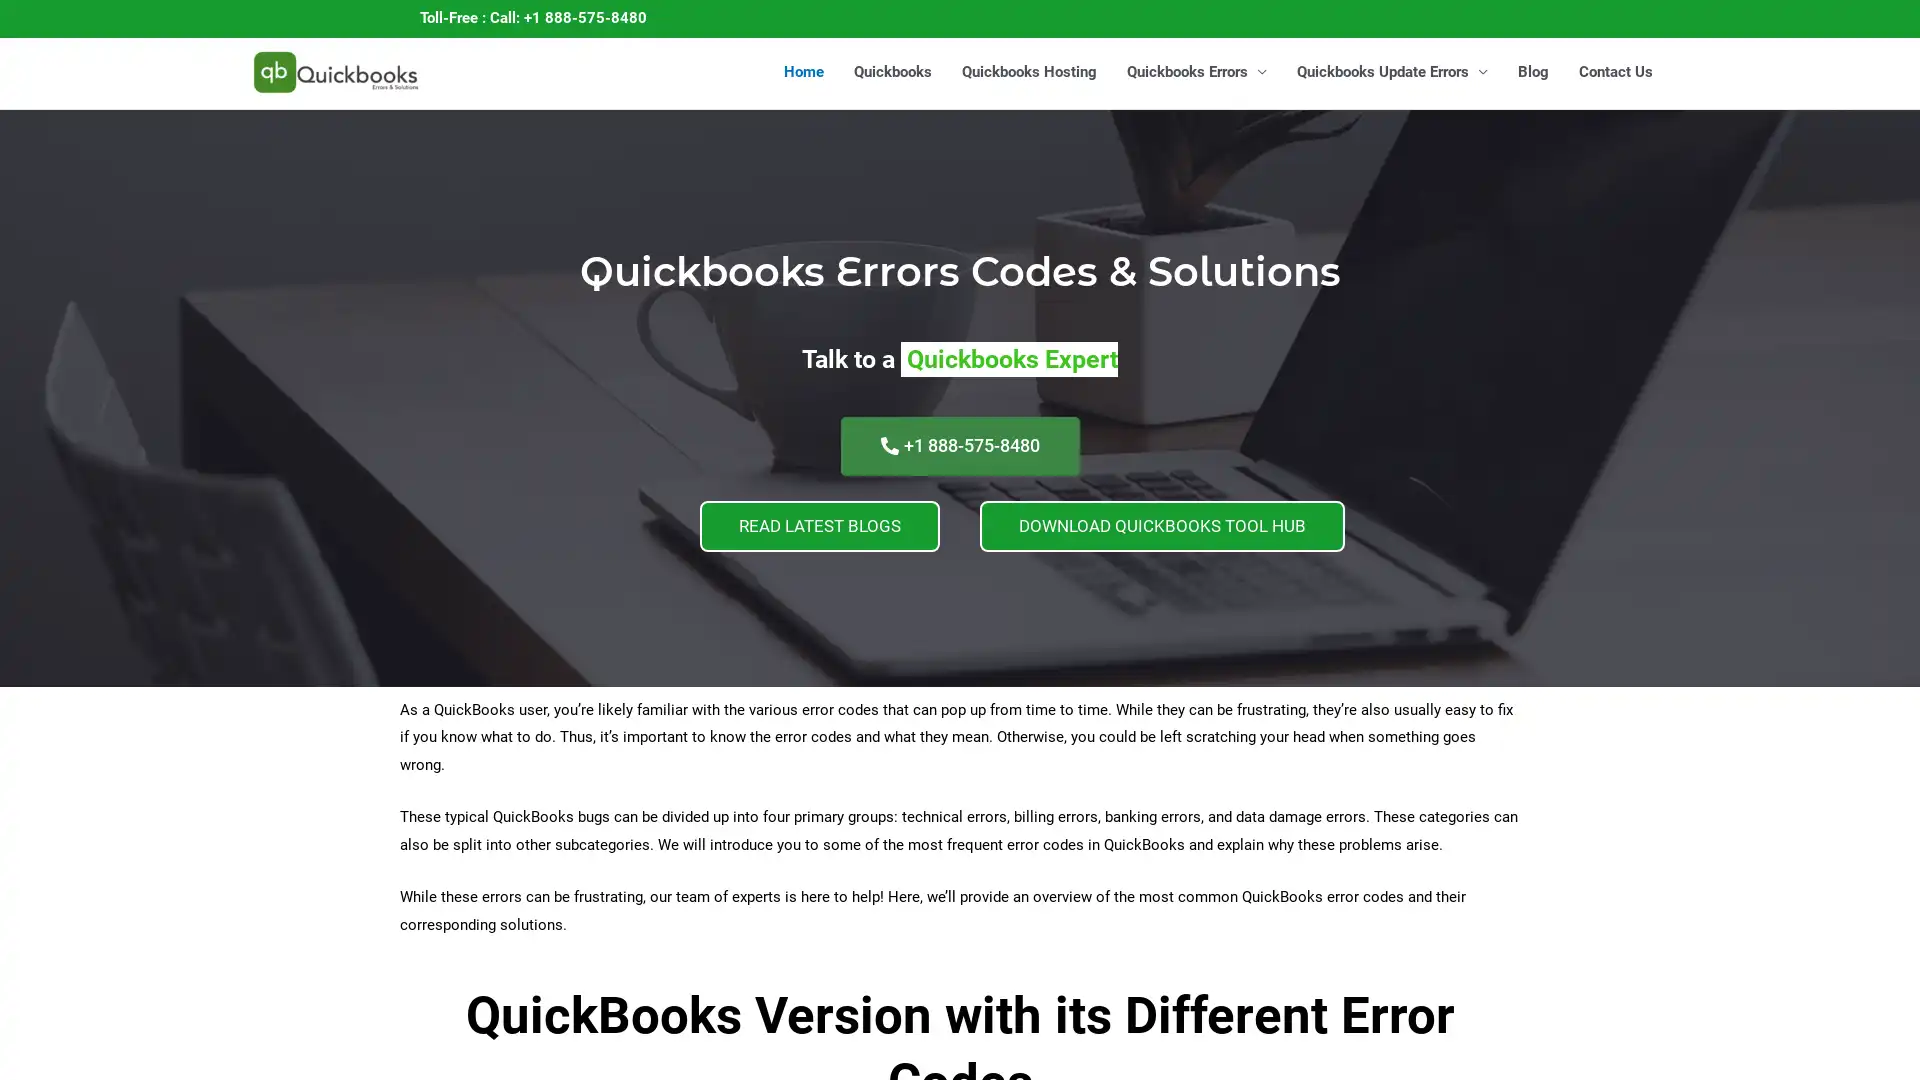 The width and height of the screenshot is (1920, 1080). What do you see at coordinates (1162, 524) in the screenshot?
I see `DOWNLOAD QUICKBOOKS TOOL HUB` at bounding box center [1162, 524].